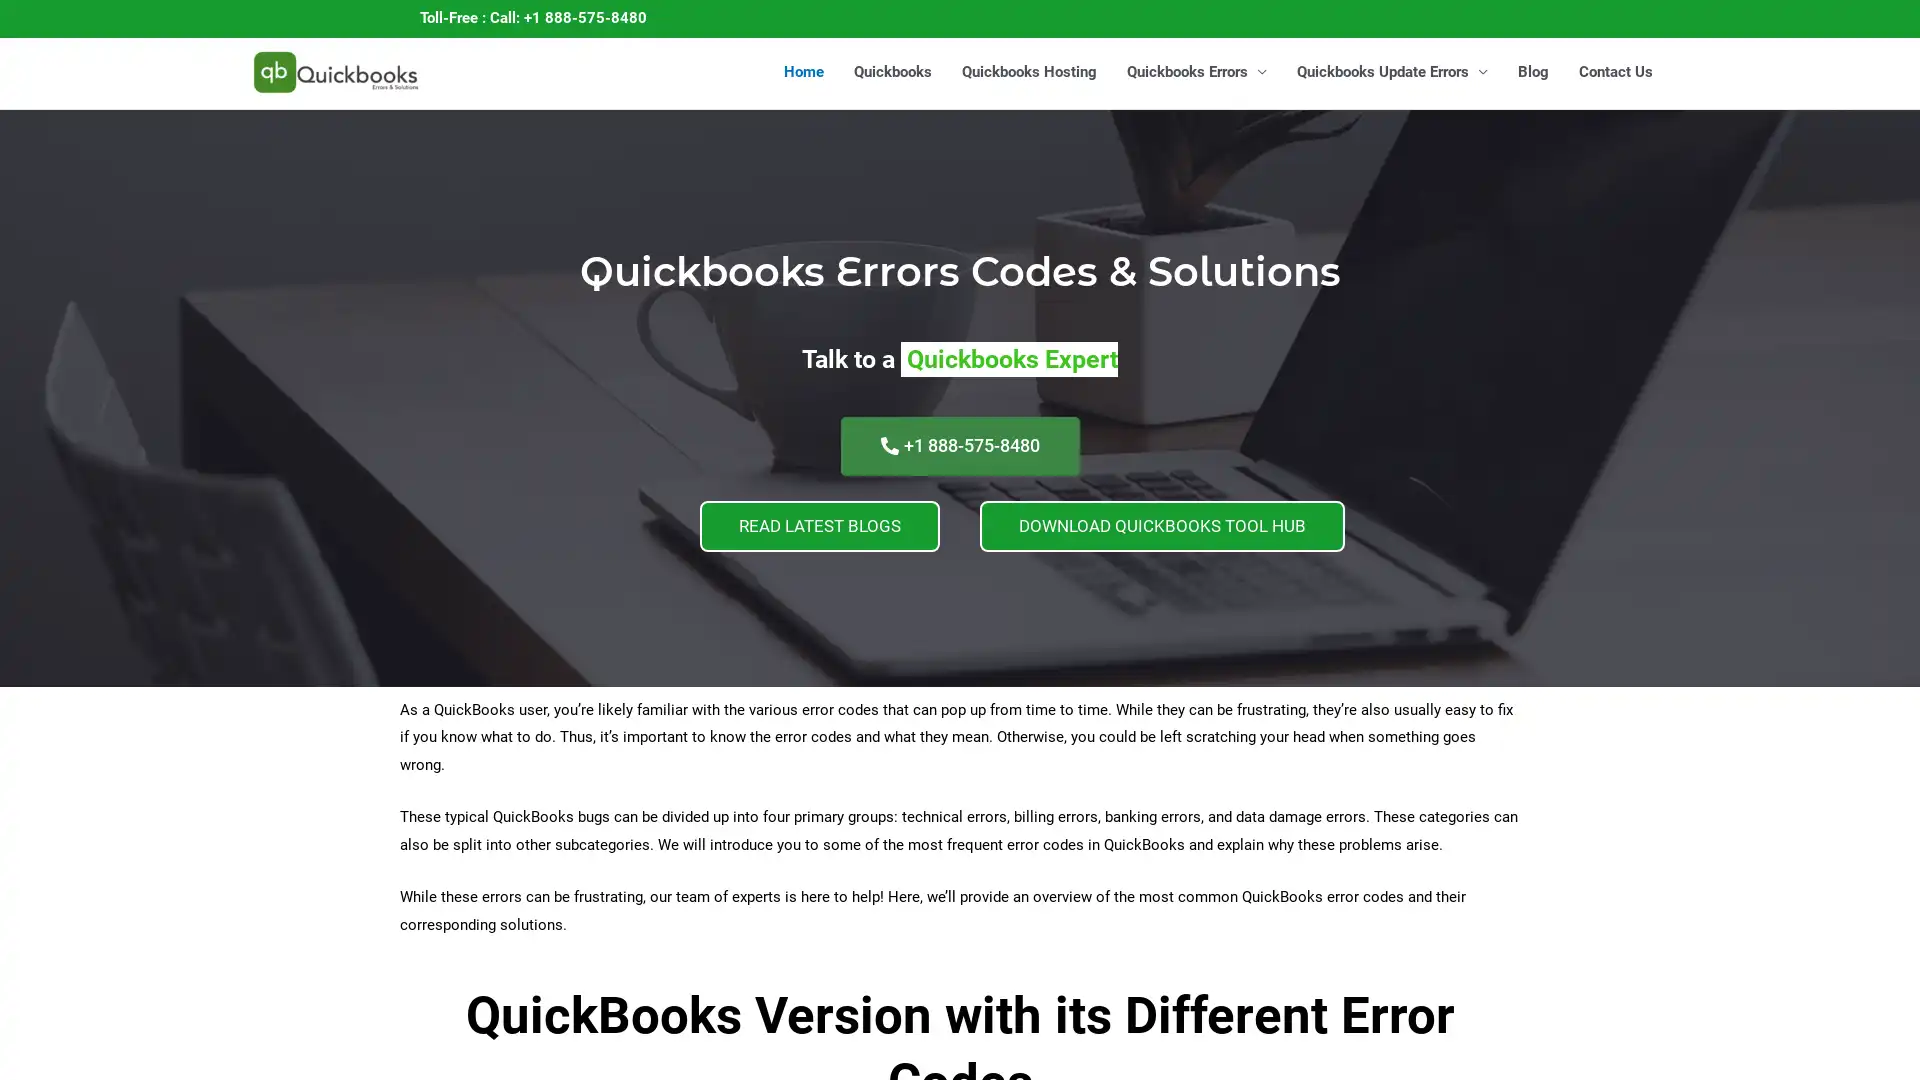 The width and height of the screenshot is (1920, 1080). What do you see at coordinates (1162, 524) in the screenshot?
I see `DOWNLOAD QUICKBOOKS TOOL HUB` at bounding box center [1162, 524].